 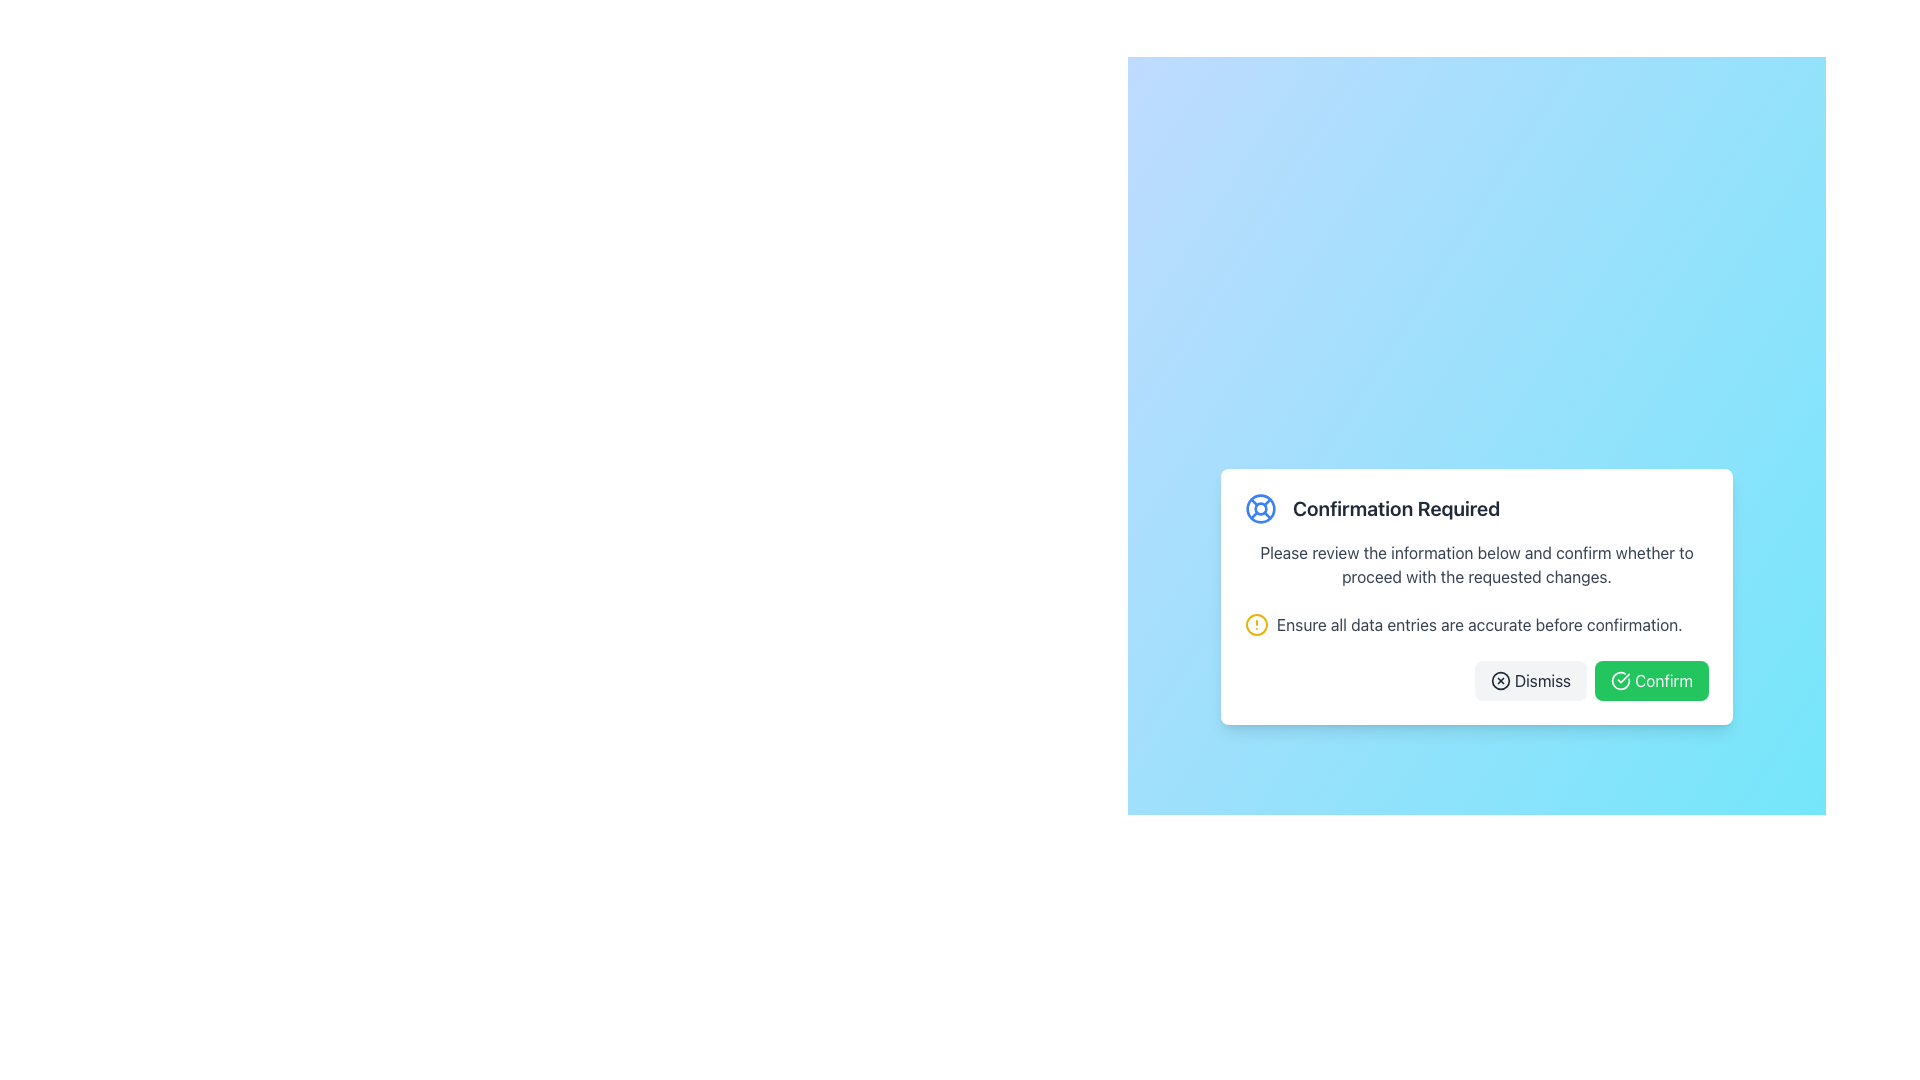 What do you see at coordinates (1651, 680) in the screenshot?
I see `the confirmation button located at the bottom-right of the dialog box to observe the hover effect` at bounding box center [1651, 680].